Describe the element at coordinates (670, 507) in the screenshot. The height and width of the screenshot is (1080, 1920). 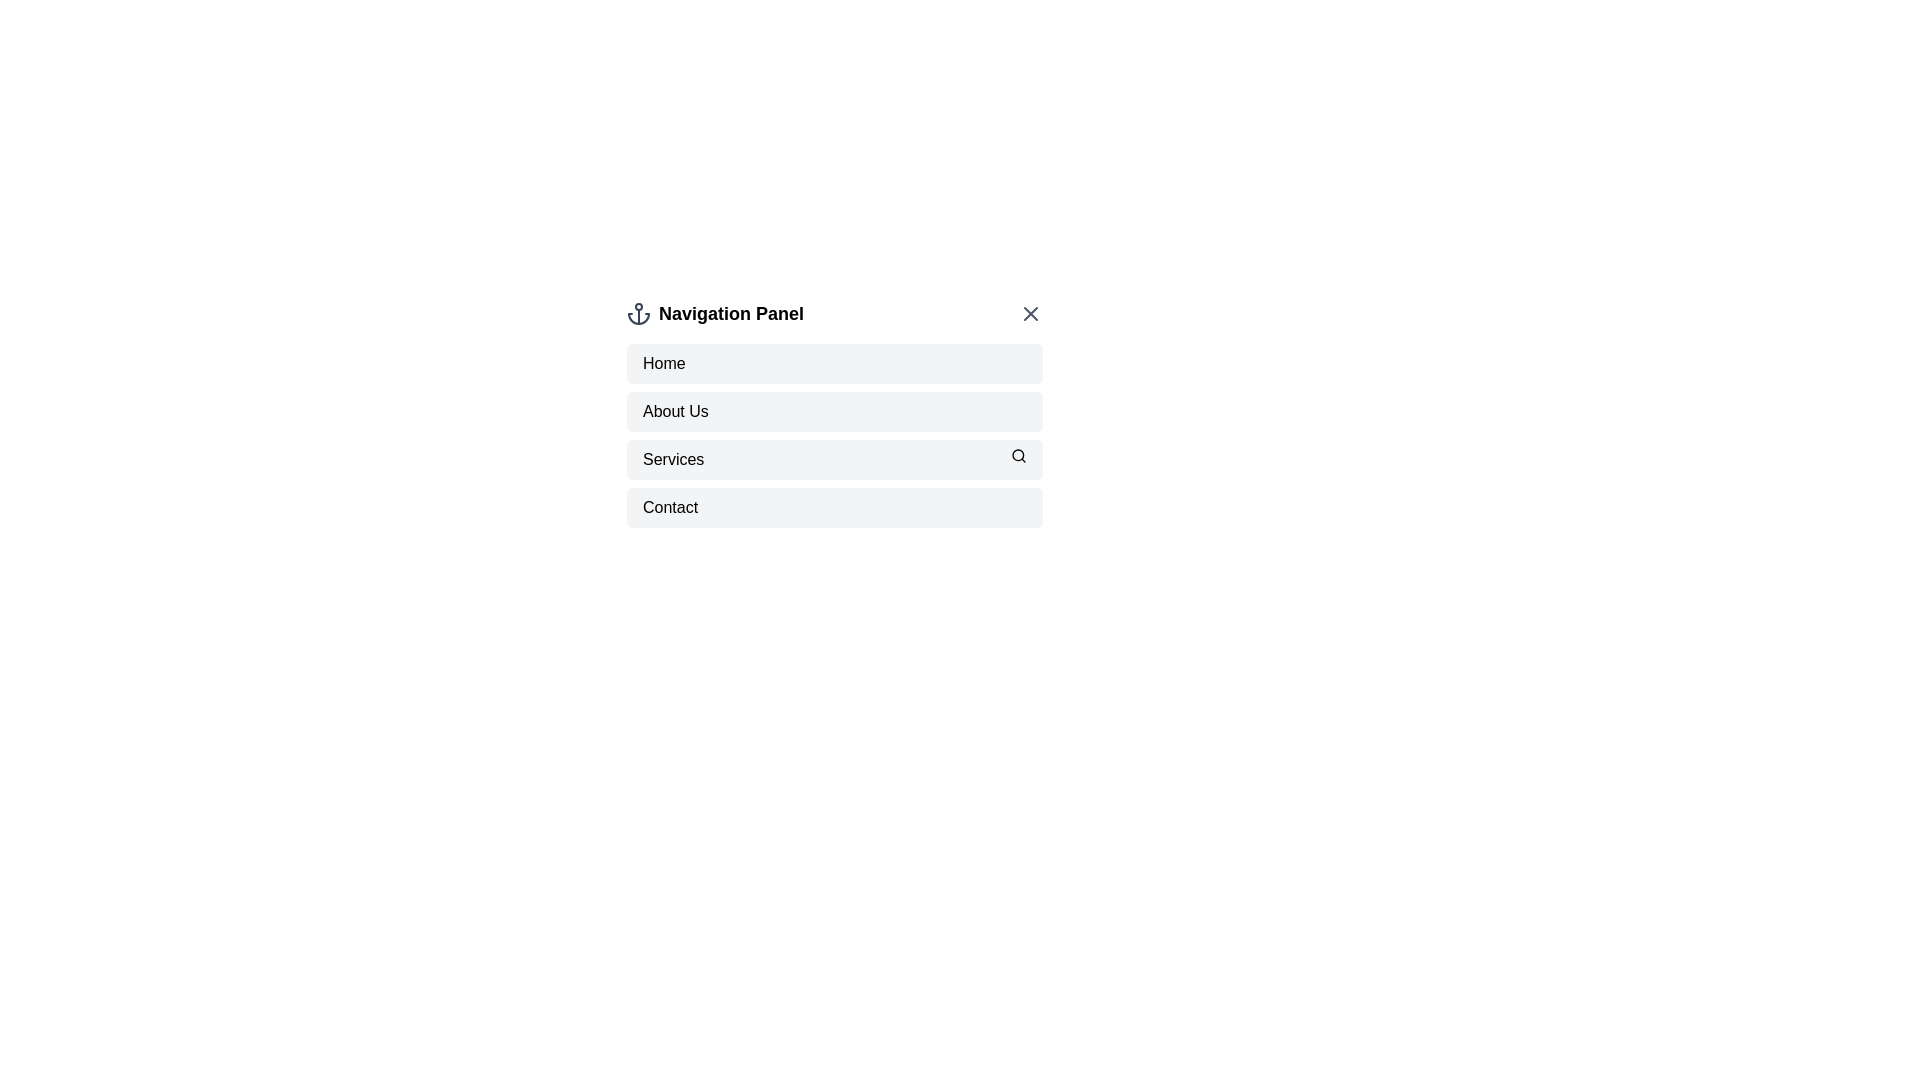
I see `the text label that displays 'Contact' within the fourth button of the vertical navigation menu panel` at that location.